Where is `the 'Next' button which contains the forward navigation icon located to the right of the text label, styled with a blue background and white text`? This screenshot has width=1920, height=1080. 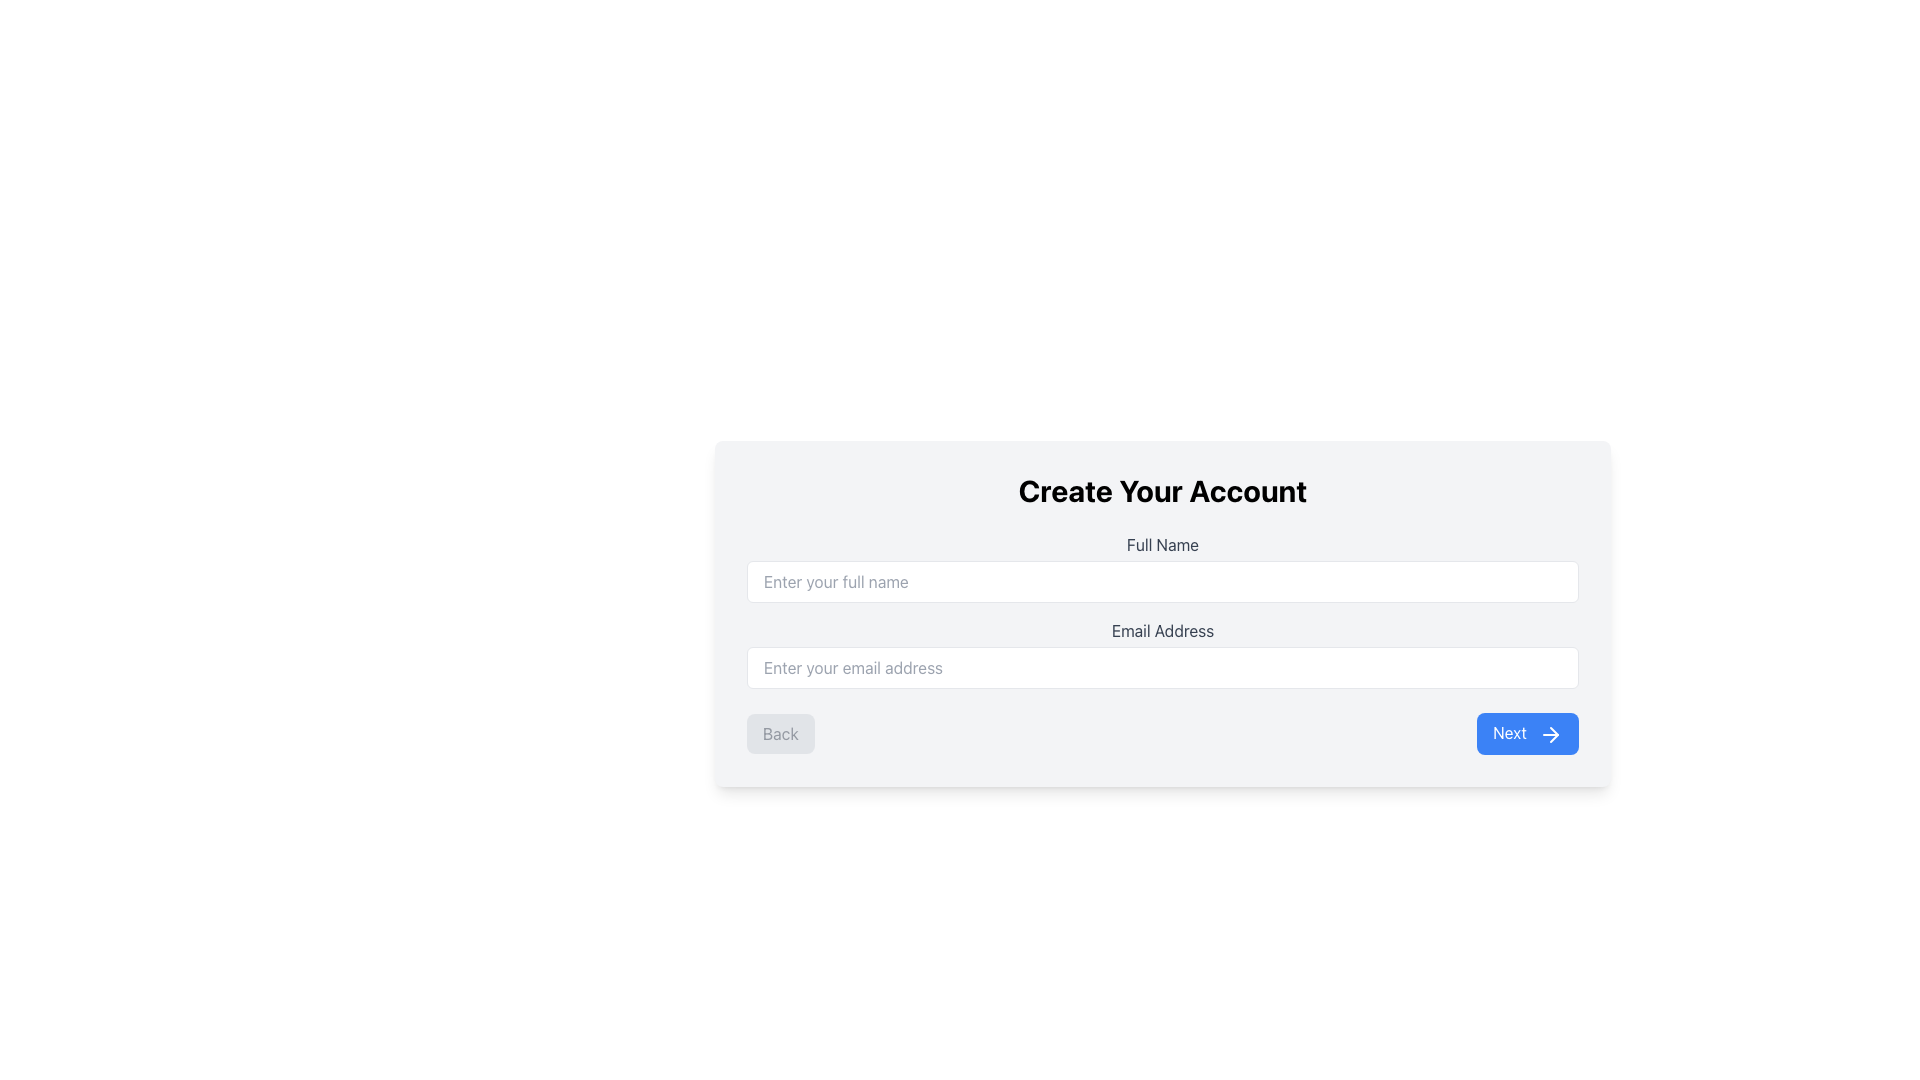 the 'Next' button which contains the forward navigation icon located to the right of the text label, styled with a blue background and white text is located at coordinates (1549, 733).